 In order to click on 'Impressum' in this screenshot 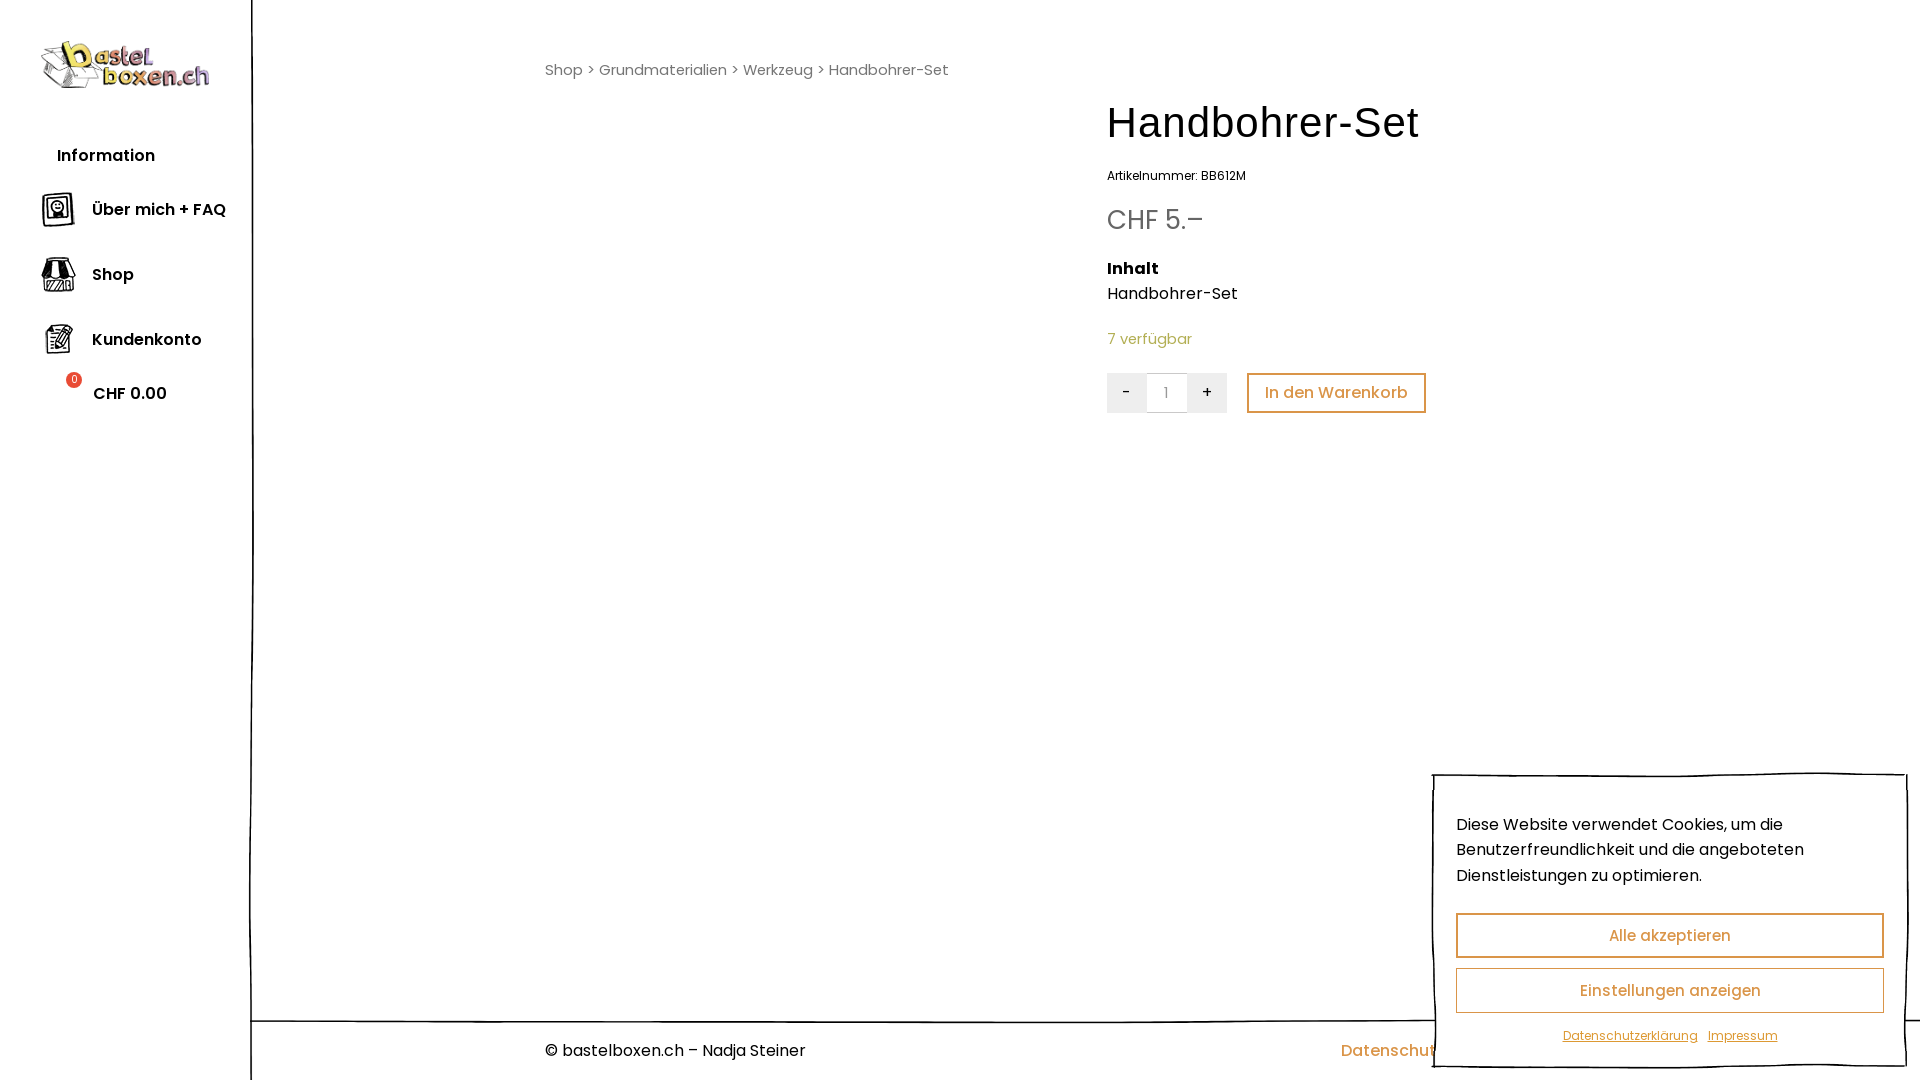, I will do `click(1741, 1035)`.